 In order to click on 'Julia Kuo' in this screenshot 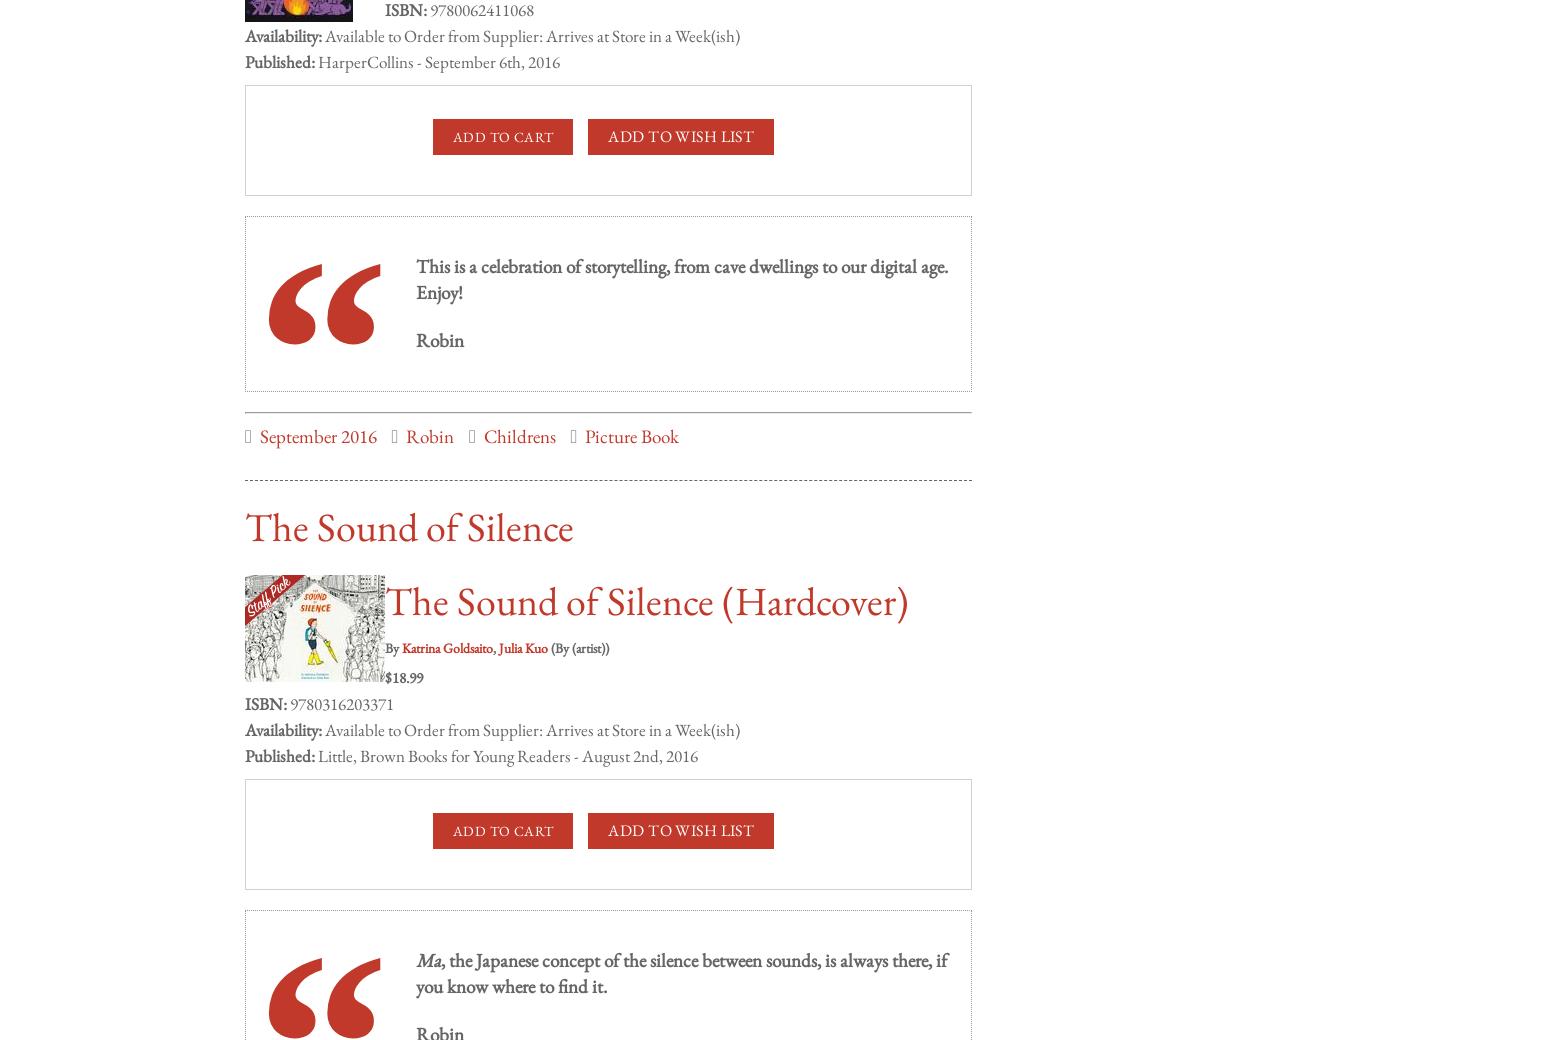, I will do `click(522, 626)`.